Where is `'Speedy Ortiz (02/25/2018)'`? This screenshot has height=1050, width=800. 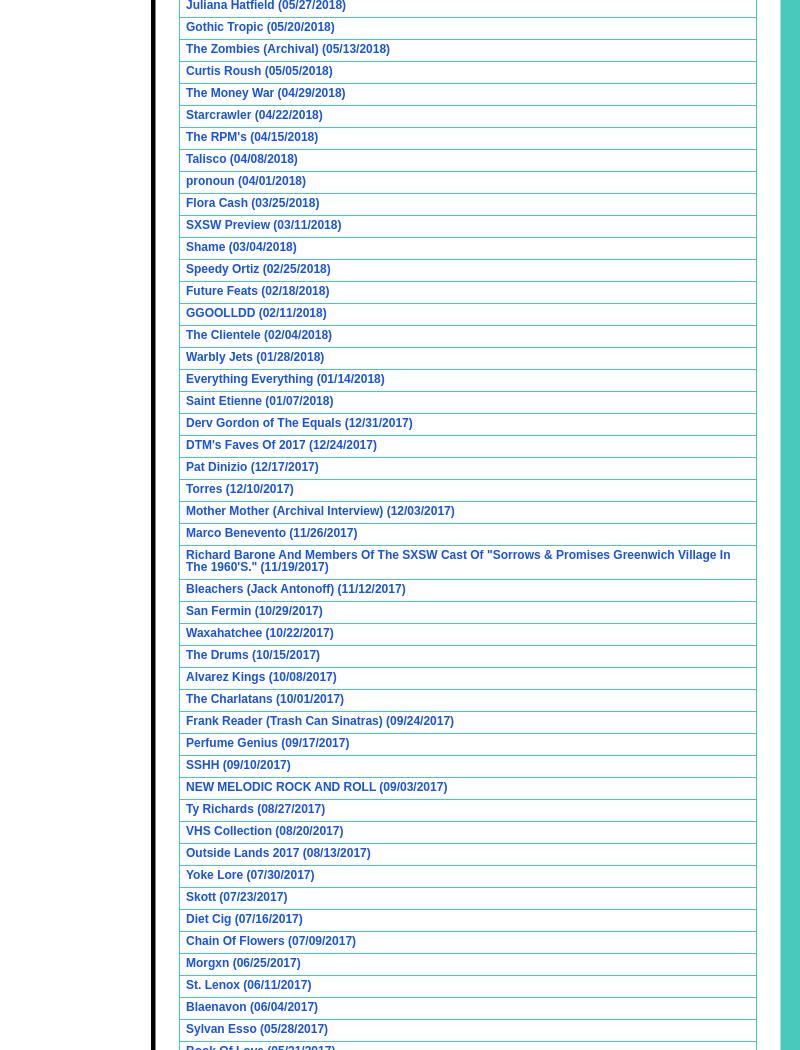
'Speedy Ortiz (02/25/2018)' is located at coordinates (185, 268).